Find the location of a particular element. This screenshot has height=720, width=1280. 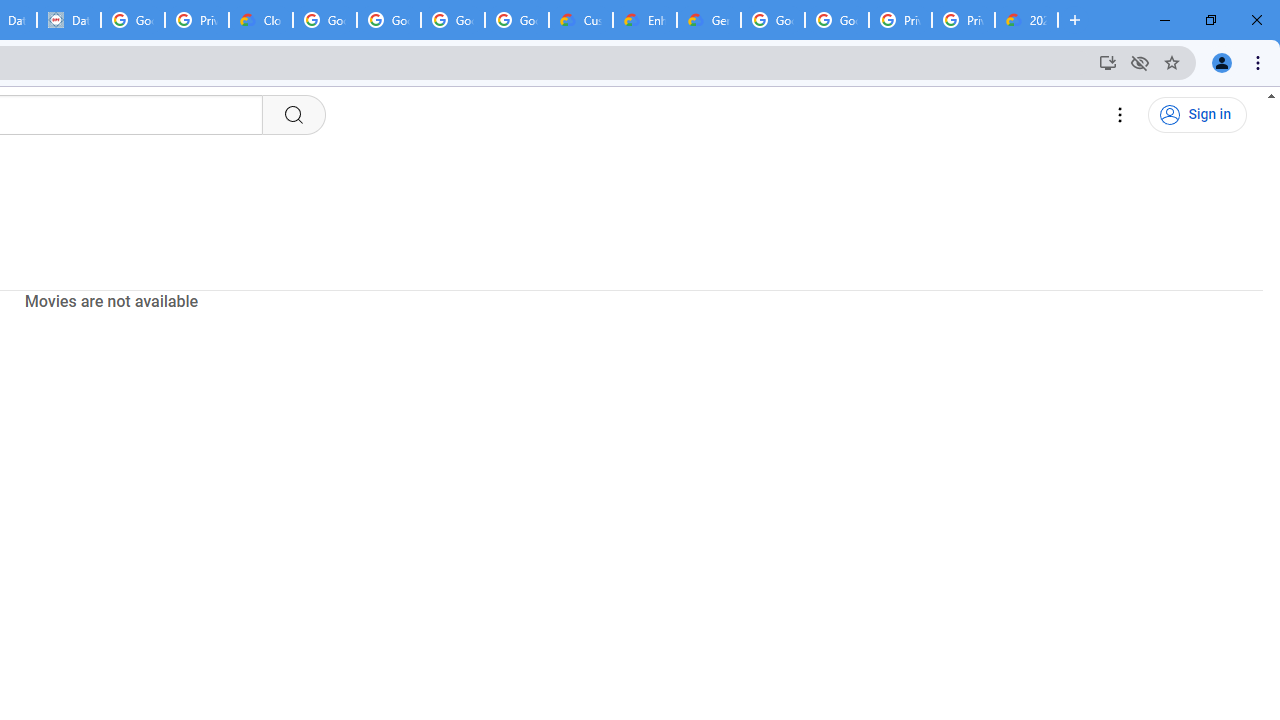

'Google Workspace - Specific Terms' is located at coordinates (517, 20).